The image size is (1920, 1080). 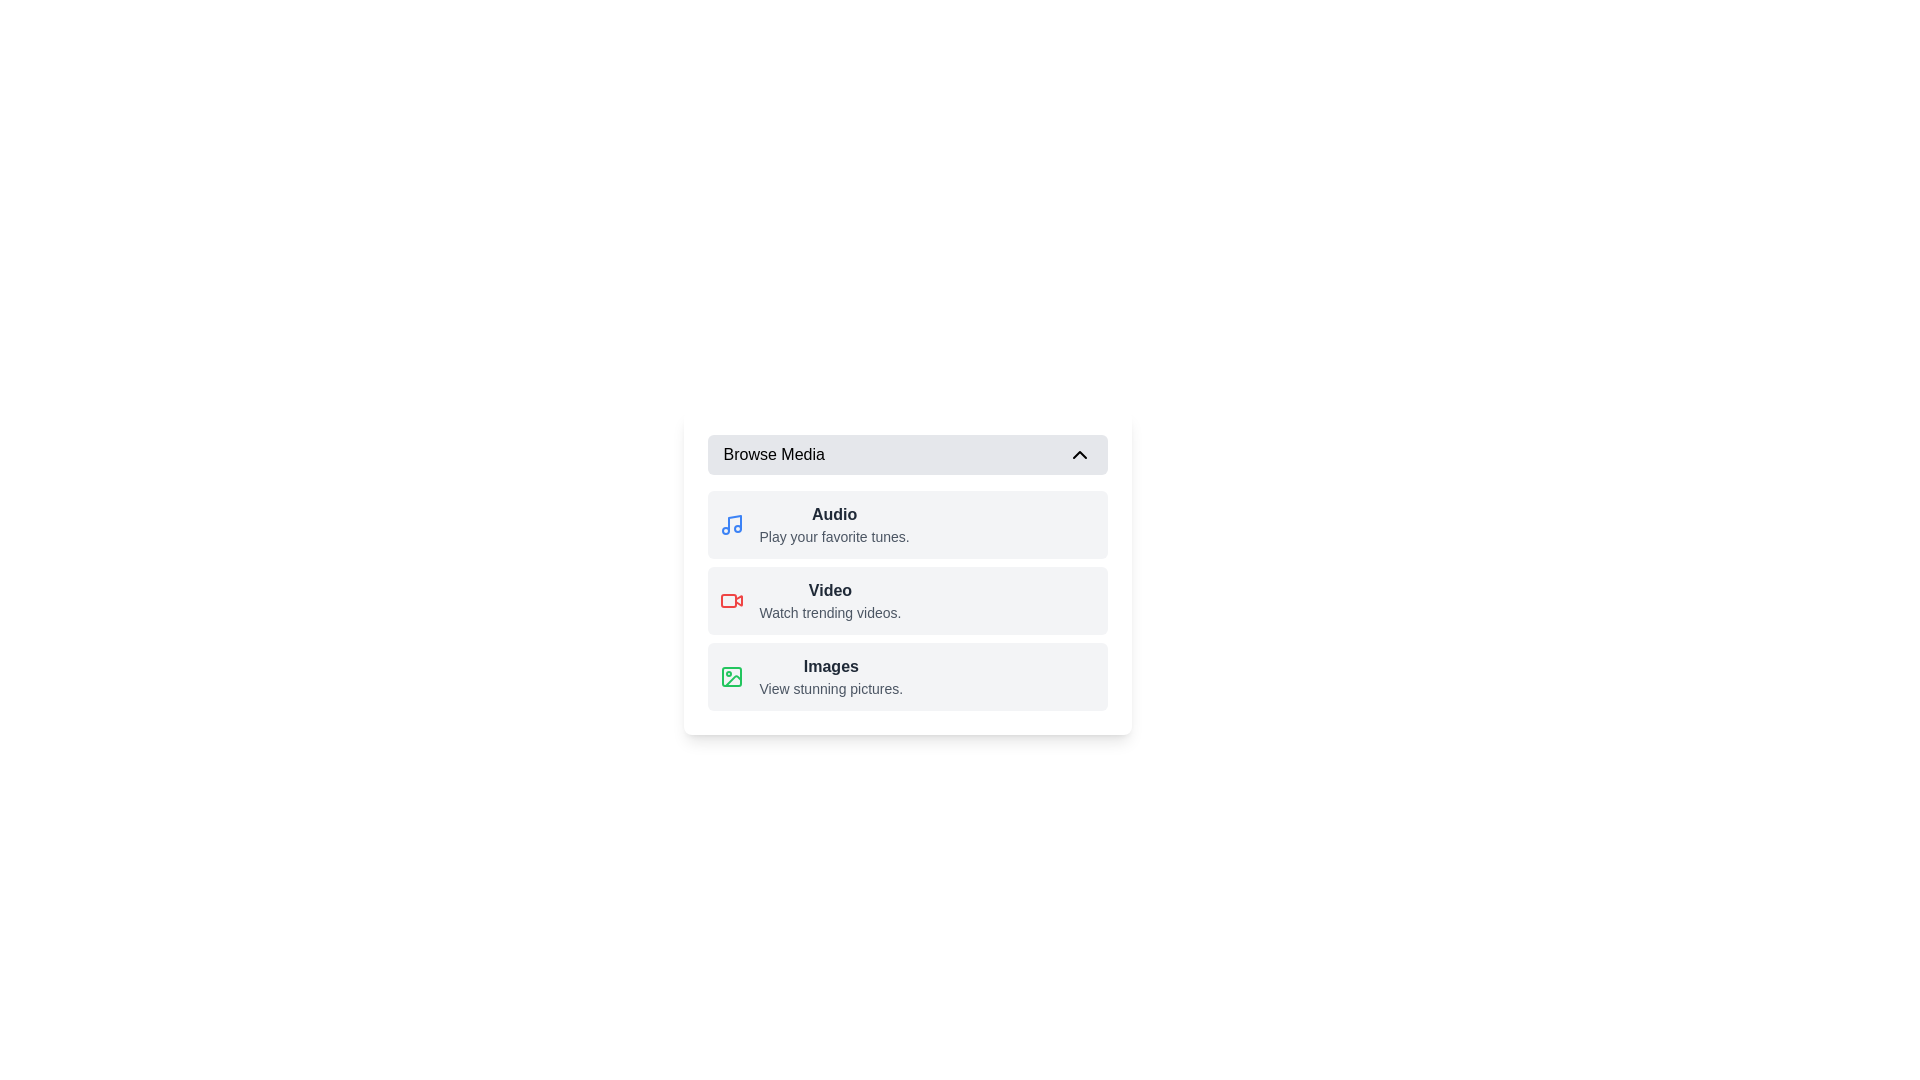 What do you see at coordinates (830, 612) in the screenshot?
I see `explanatory subtitle text for the 'Video' section, which is located directly beneath the primary label 'Video'` at bounding box center [830, 612].